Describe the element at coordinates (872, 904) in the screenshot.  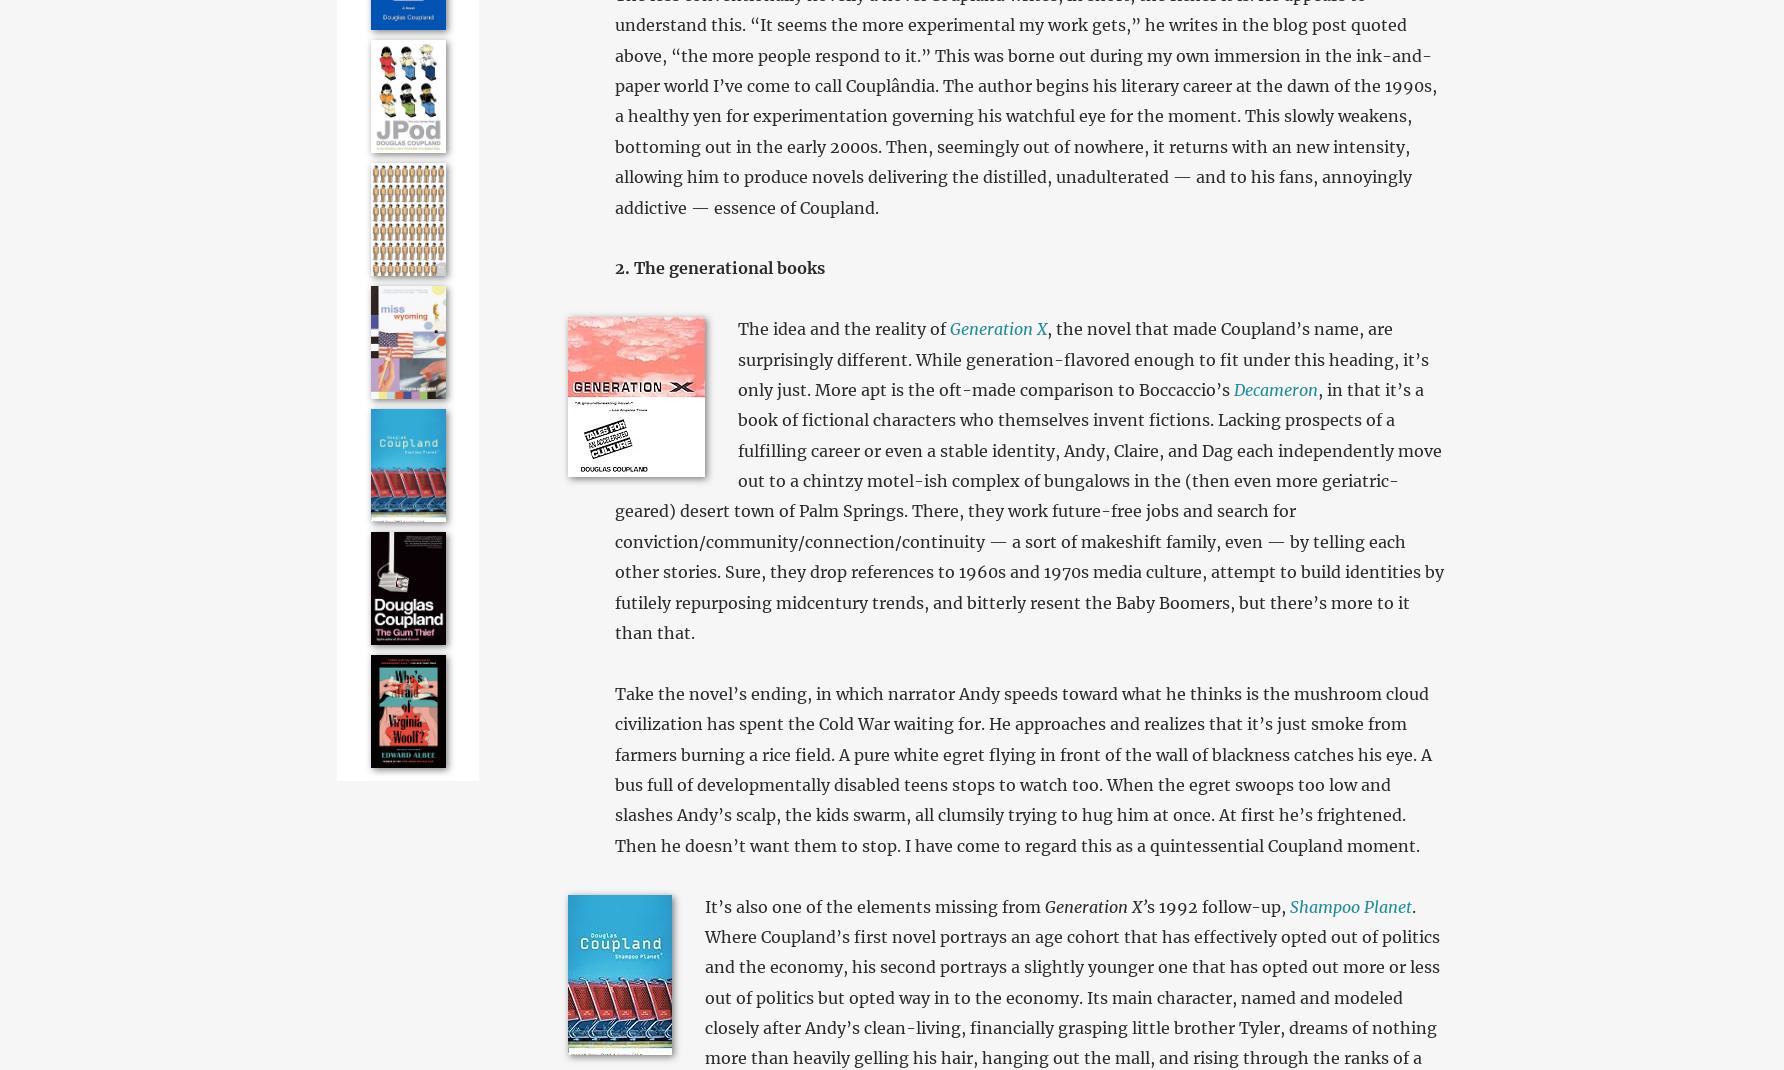
I see `'It’s also one of the elements missing from'` at that location.